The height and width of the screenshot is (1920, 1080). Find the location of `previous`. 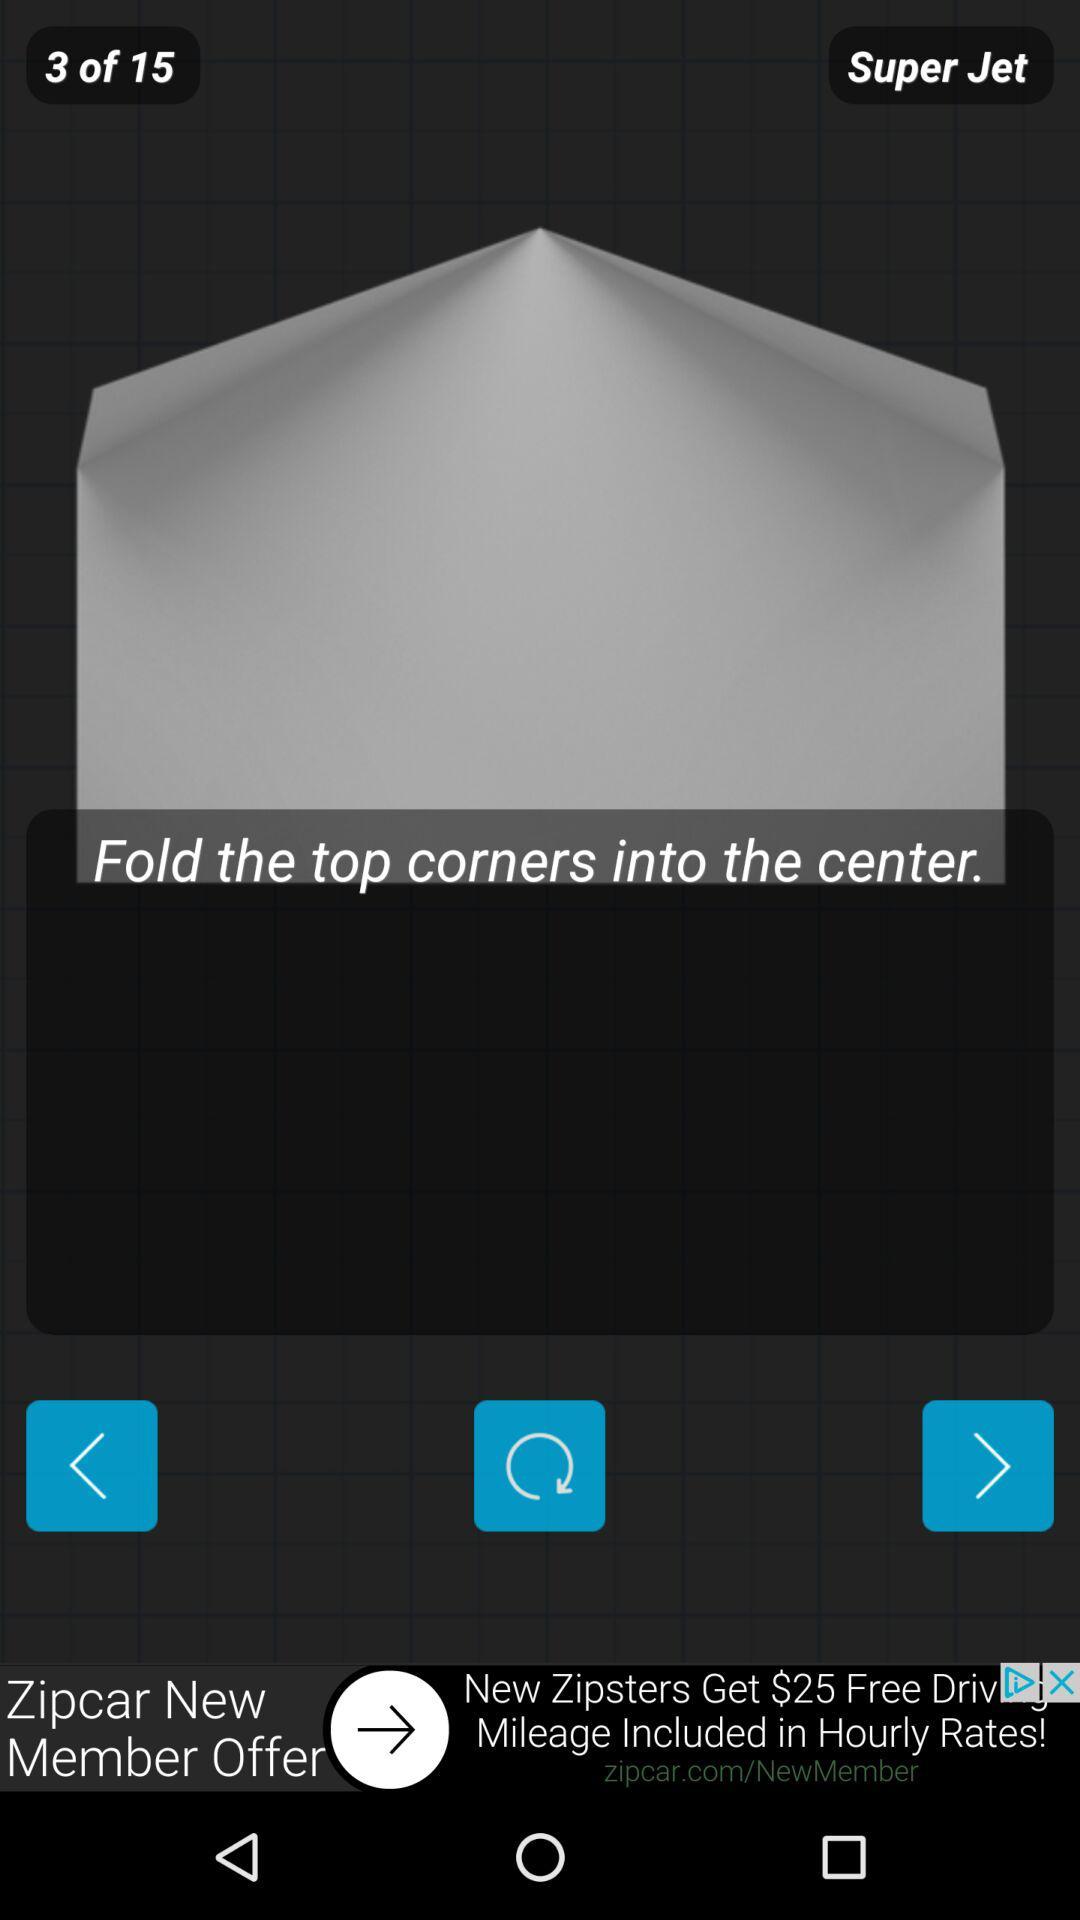

previous is located at coordinates (987, 1465).